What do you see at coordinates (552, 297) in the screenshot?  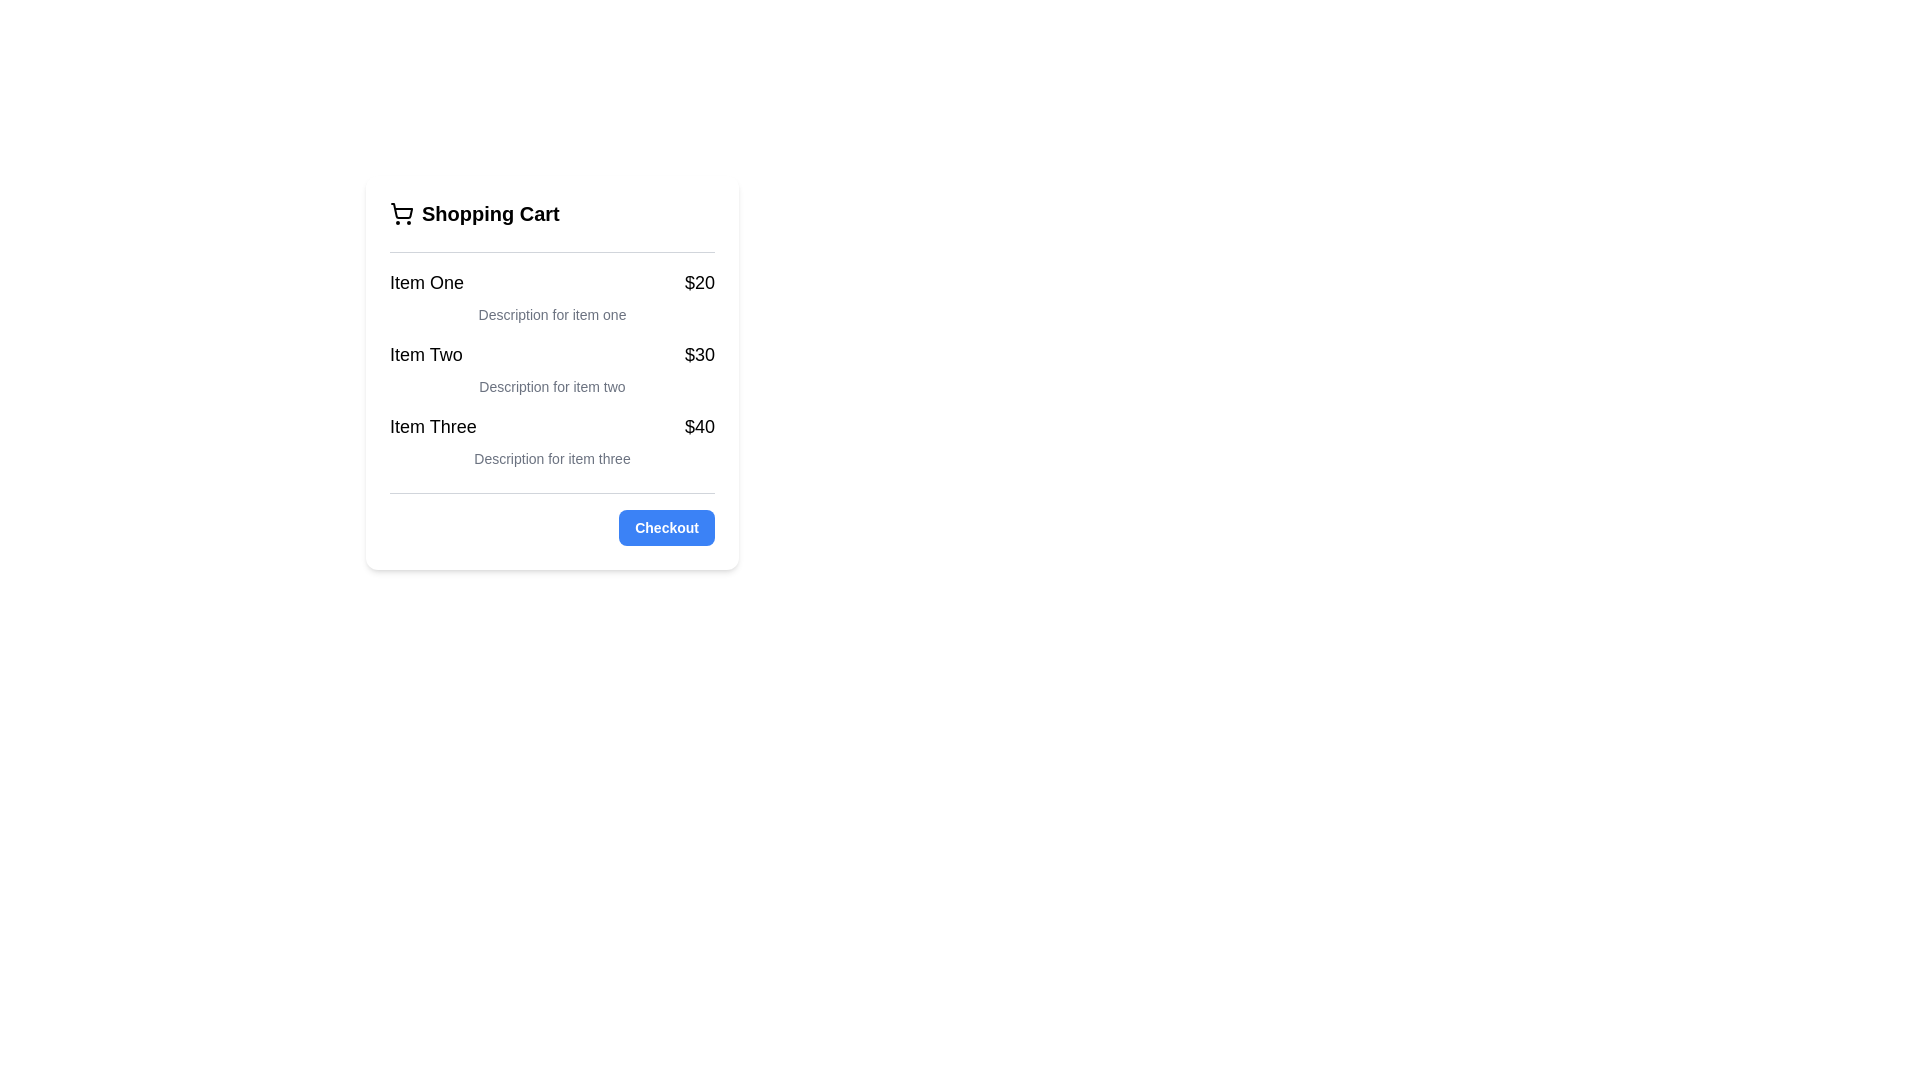 I see `item name 'Item One', its price '$20', and the description 'Description for item one' from the first item in the shopping cart interface` at bounding box center [552, 297].